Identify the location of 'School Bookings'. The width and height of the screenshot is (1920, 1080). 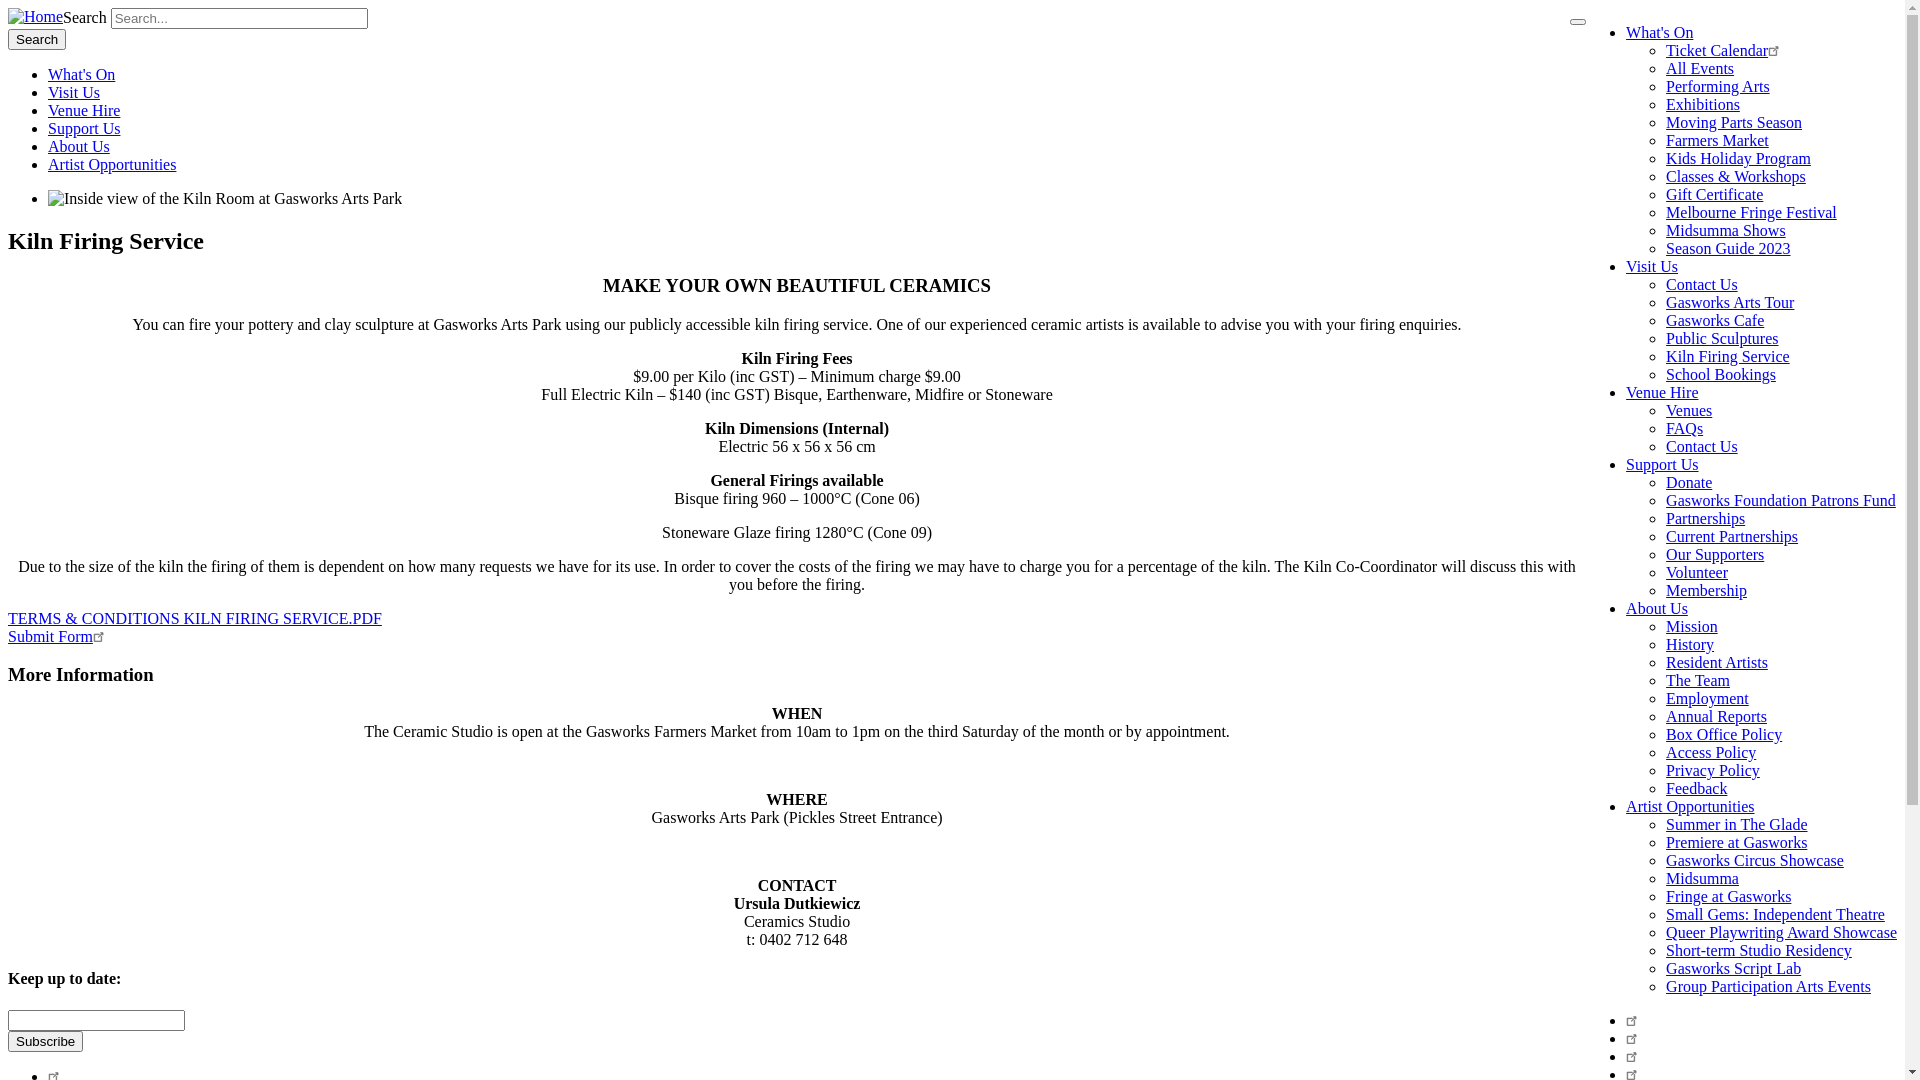
(1720, 374).